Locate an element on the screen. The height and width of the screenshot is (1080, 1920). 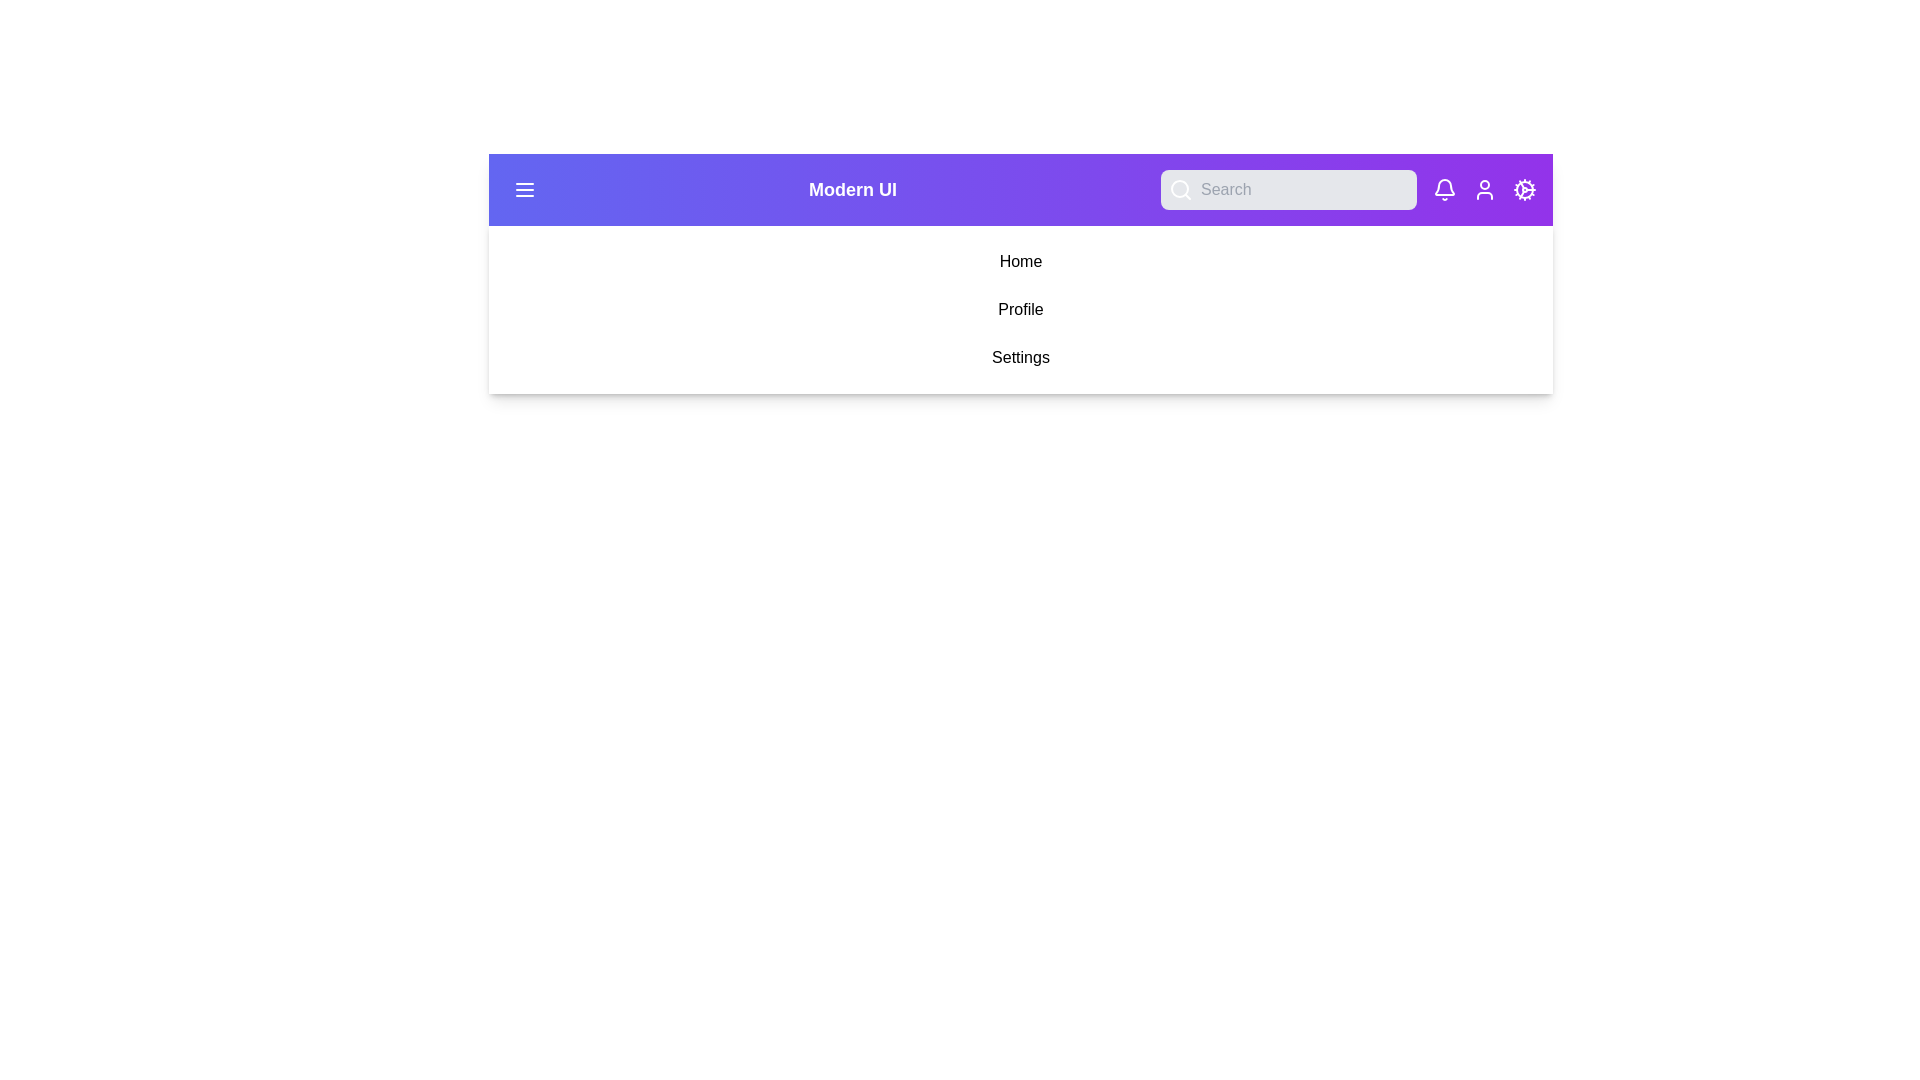
the Notification button to navigate to its respective section is located at coordinates (1444, 189).